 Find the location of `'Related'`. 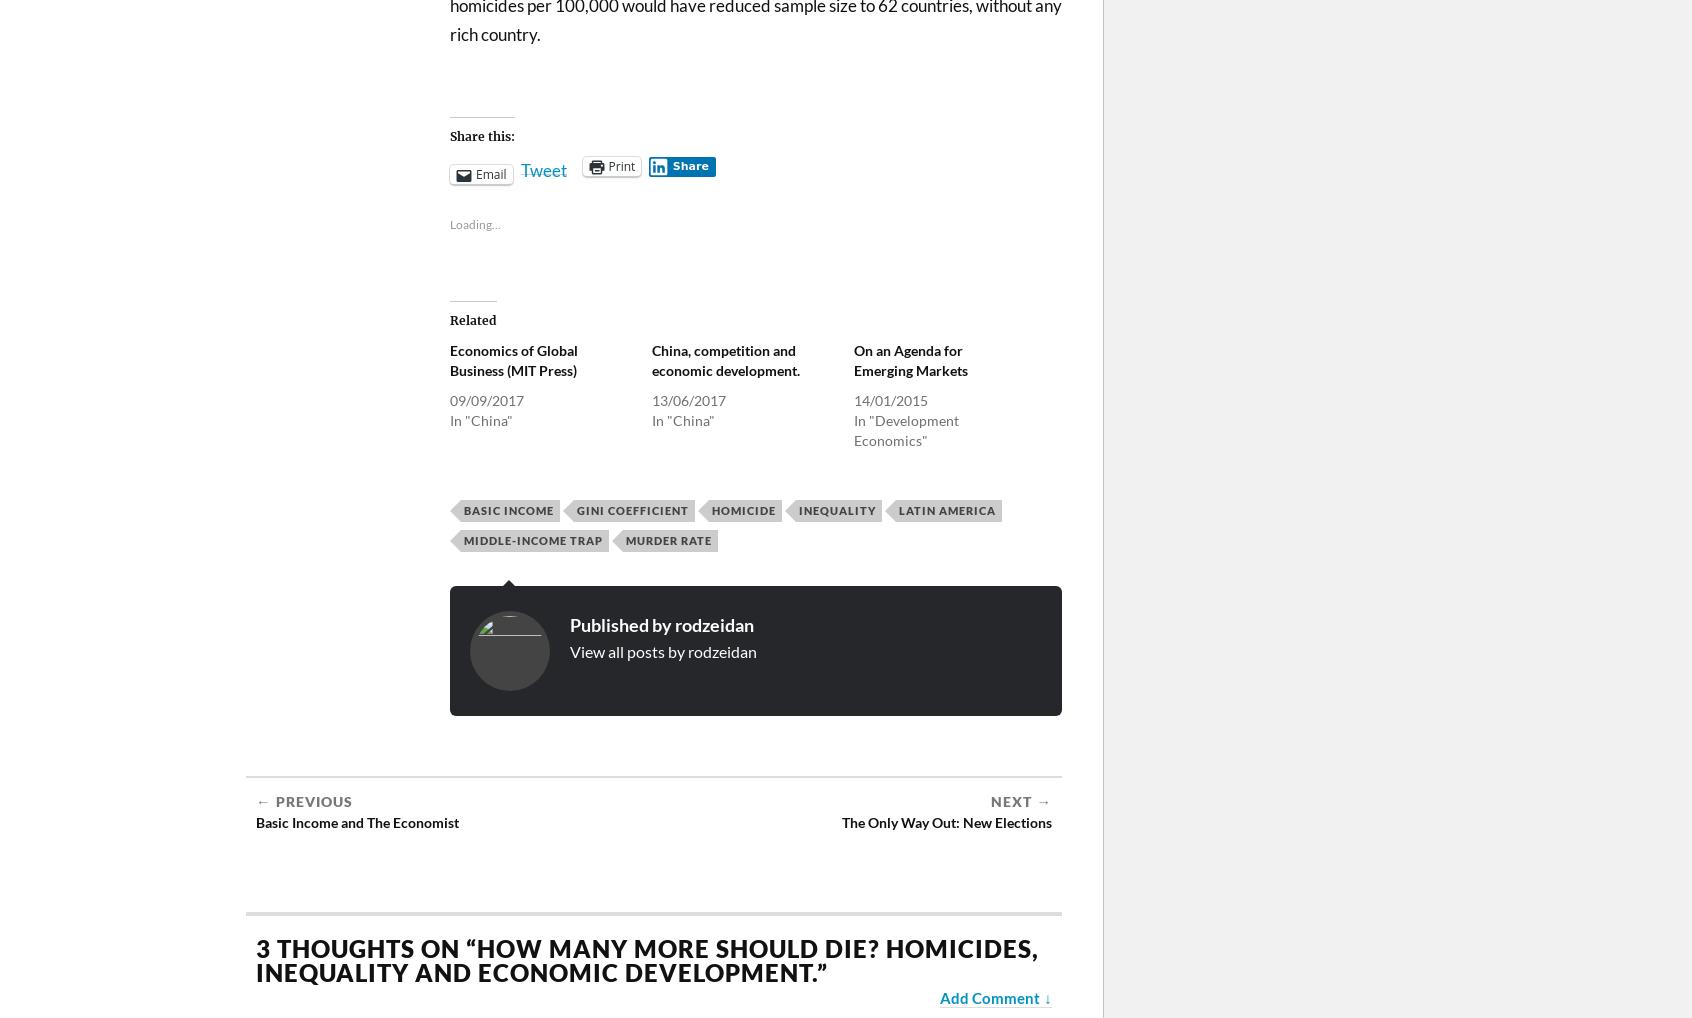

'Related' is located at coordinates (472, 319).